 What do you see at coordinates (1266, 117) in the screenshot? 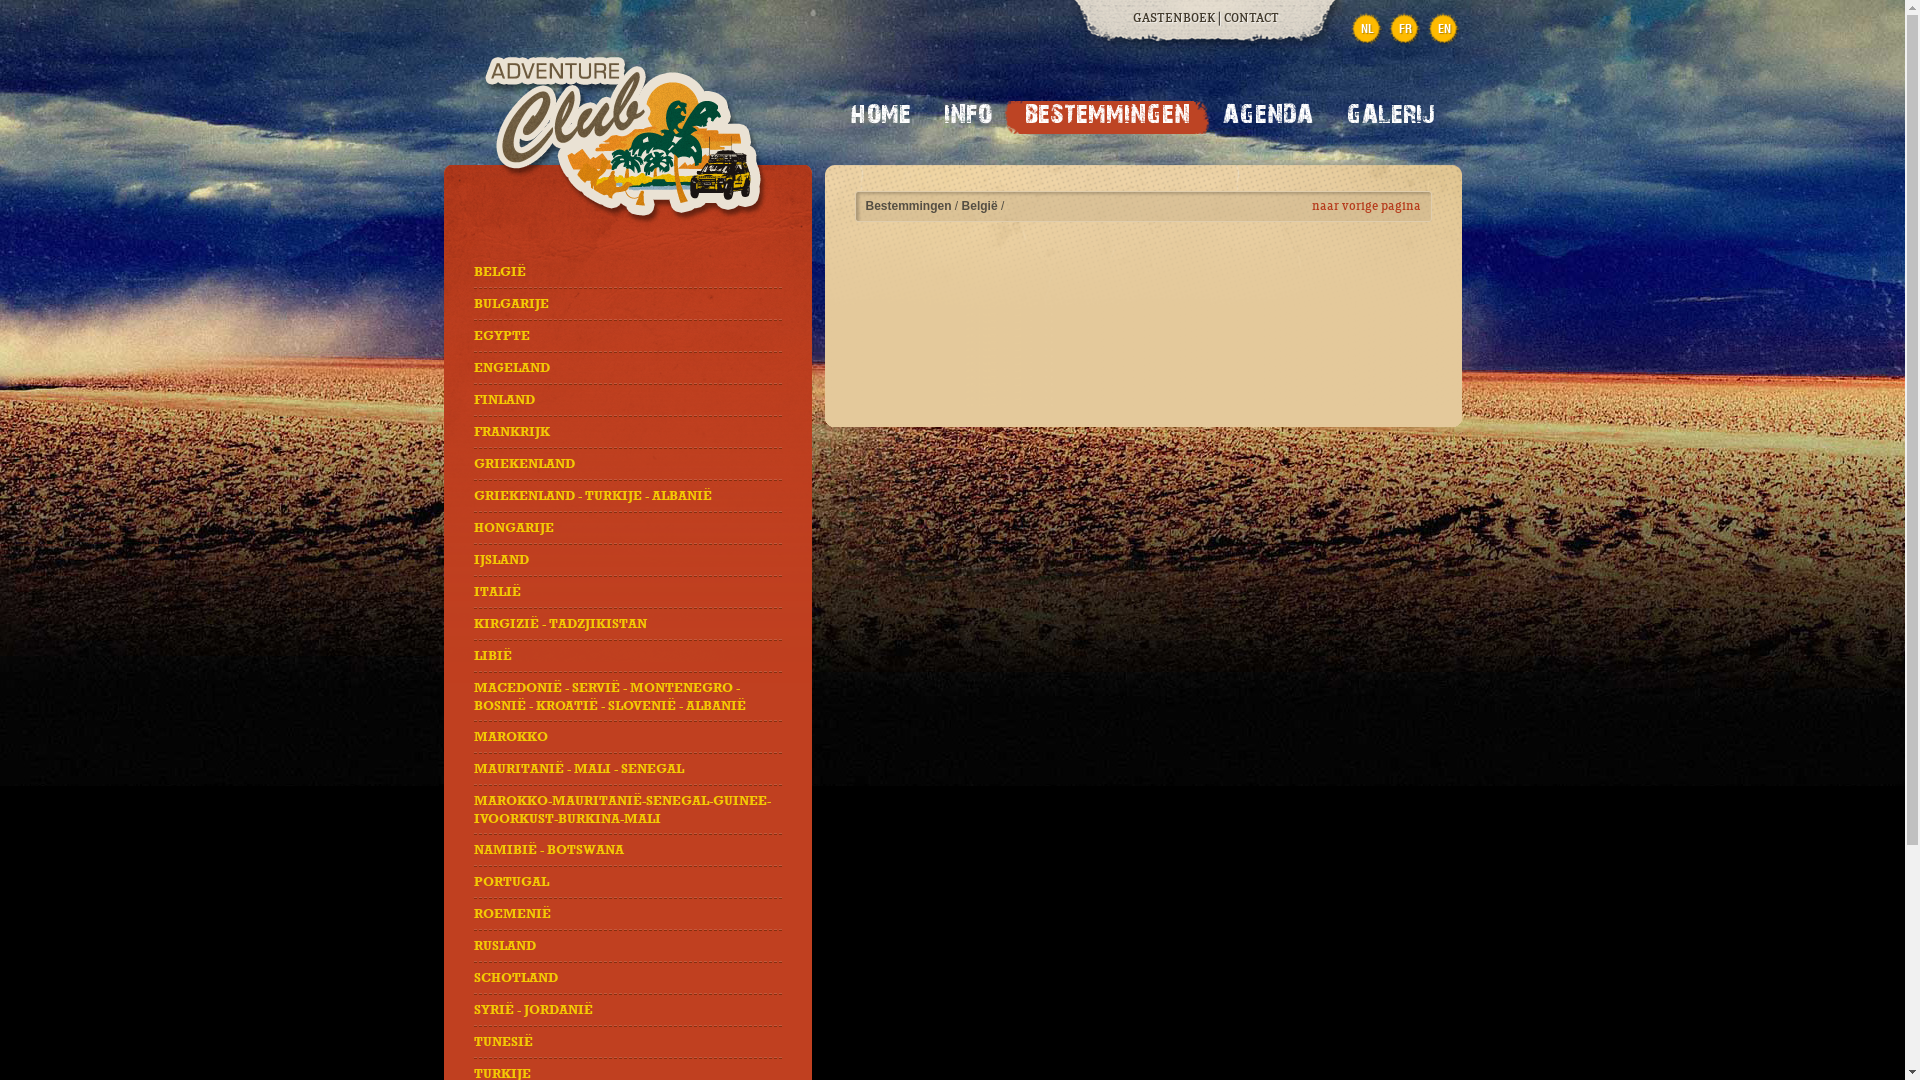
I see `'AGENDA'` at bounding box center [1266, 117].